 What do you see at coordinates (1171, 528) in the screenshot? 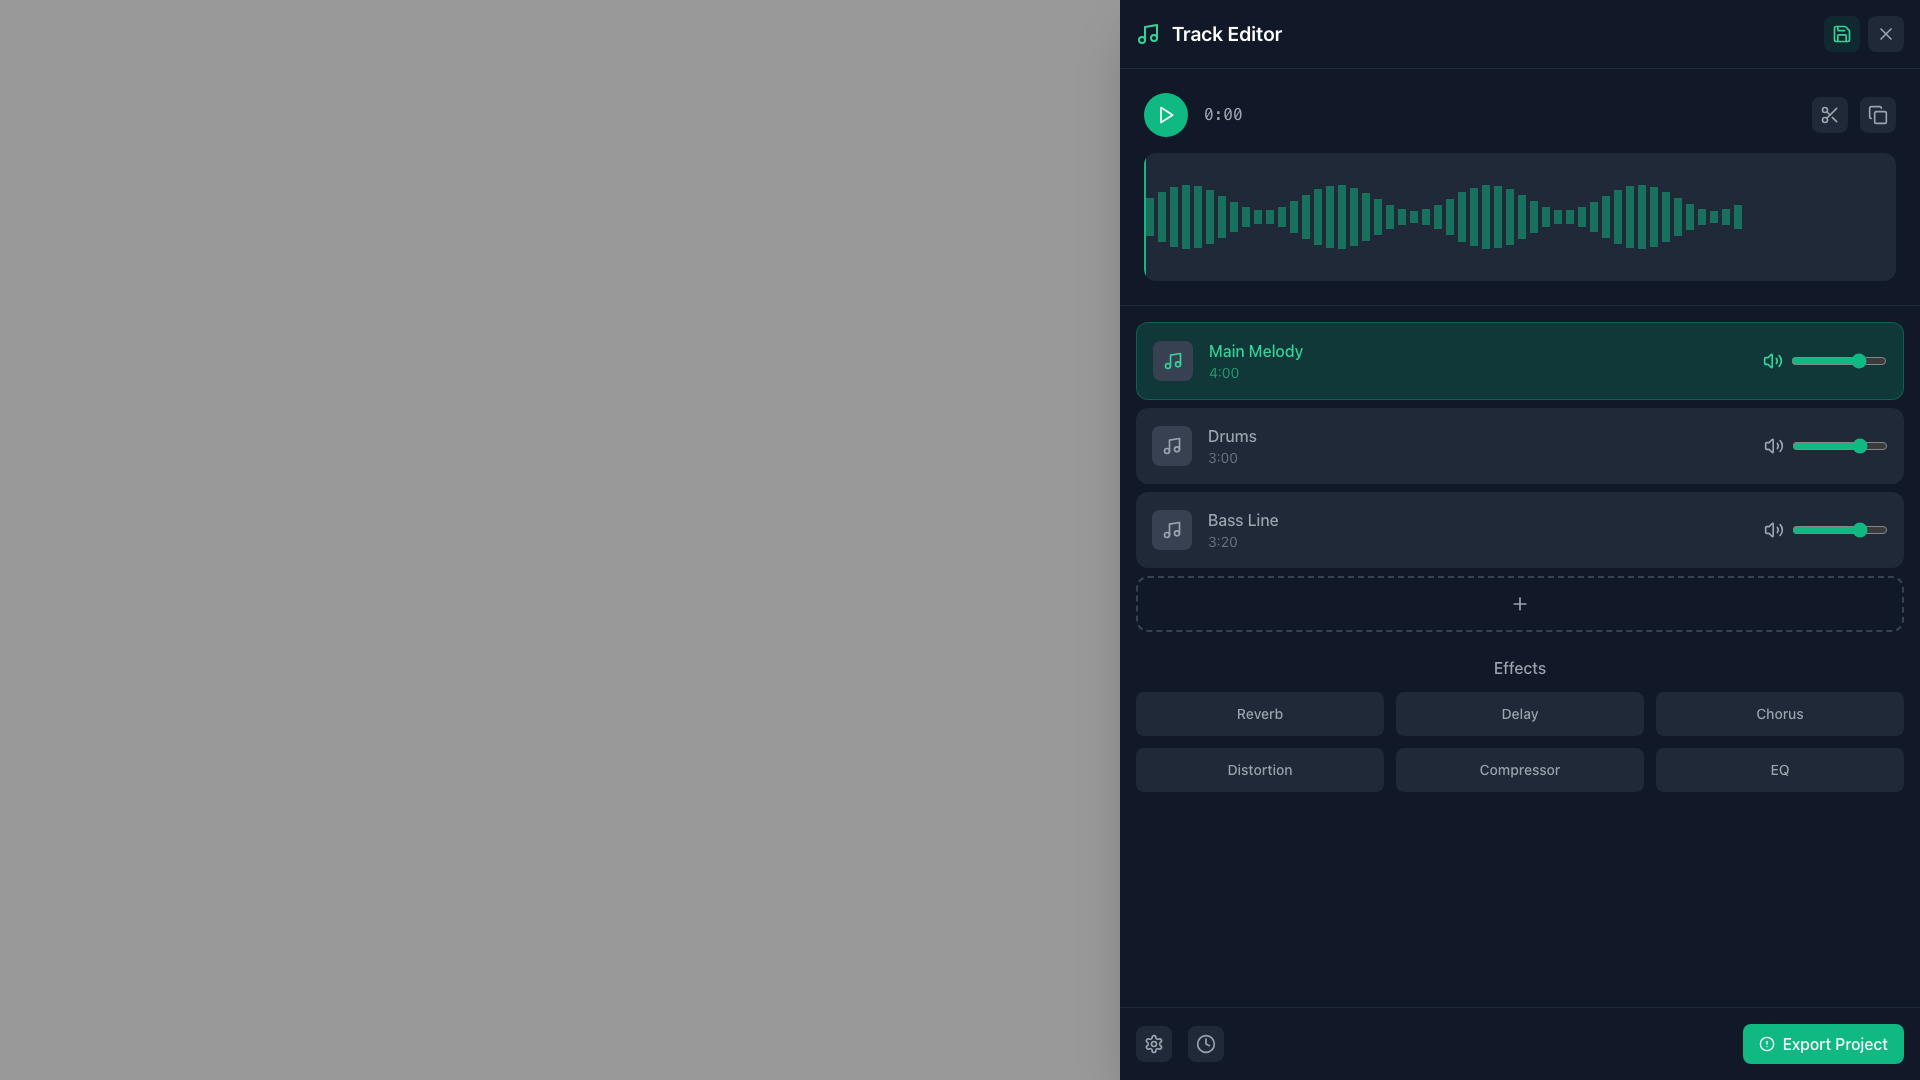
I see `the Bass Line icon, which serves as a visual indicator and is located at the leftmost side of the row labeled with 'Bass Line' and '3:20'` at bounding box center [1171, 528].